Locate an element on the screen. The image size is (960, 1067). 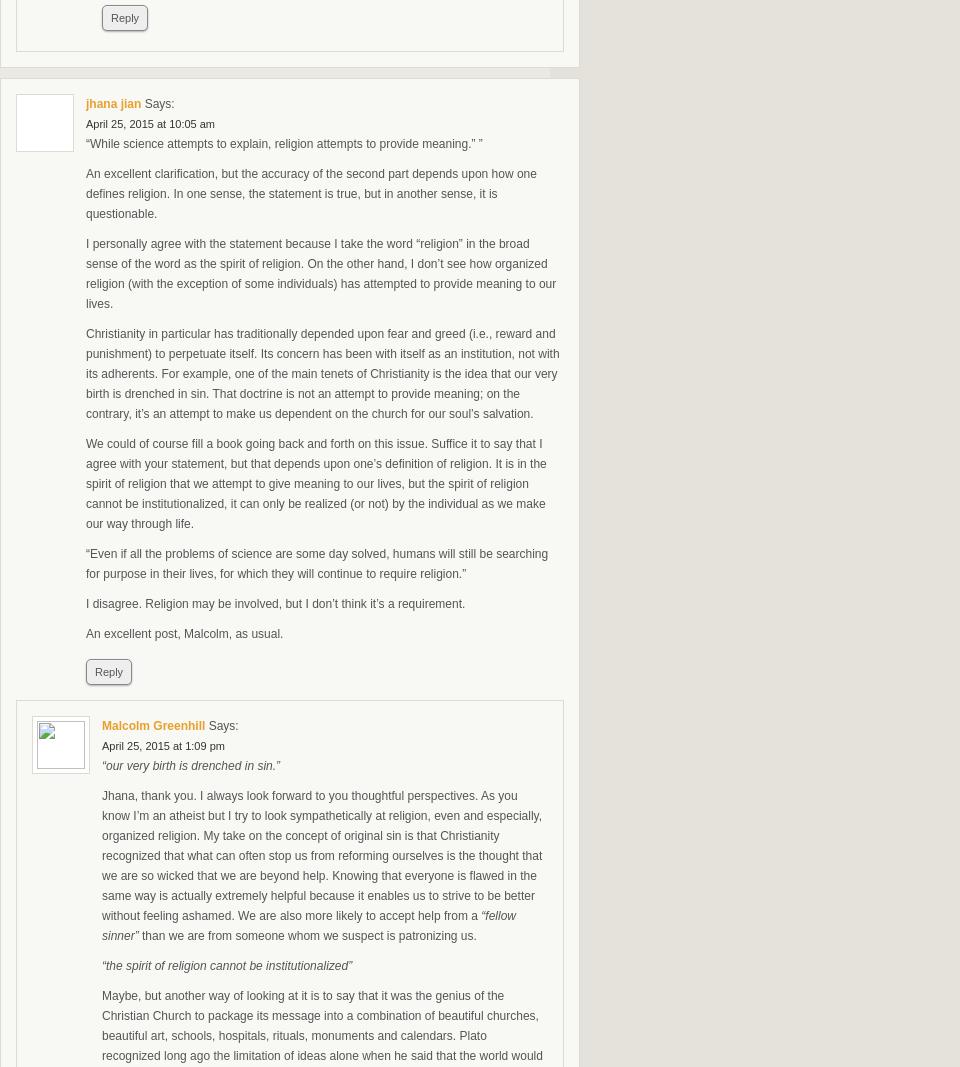
'April 25, 2015 at 1:09 pm' is located at coordinates (162, 745).